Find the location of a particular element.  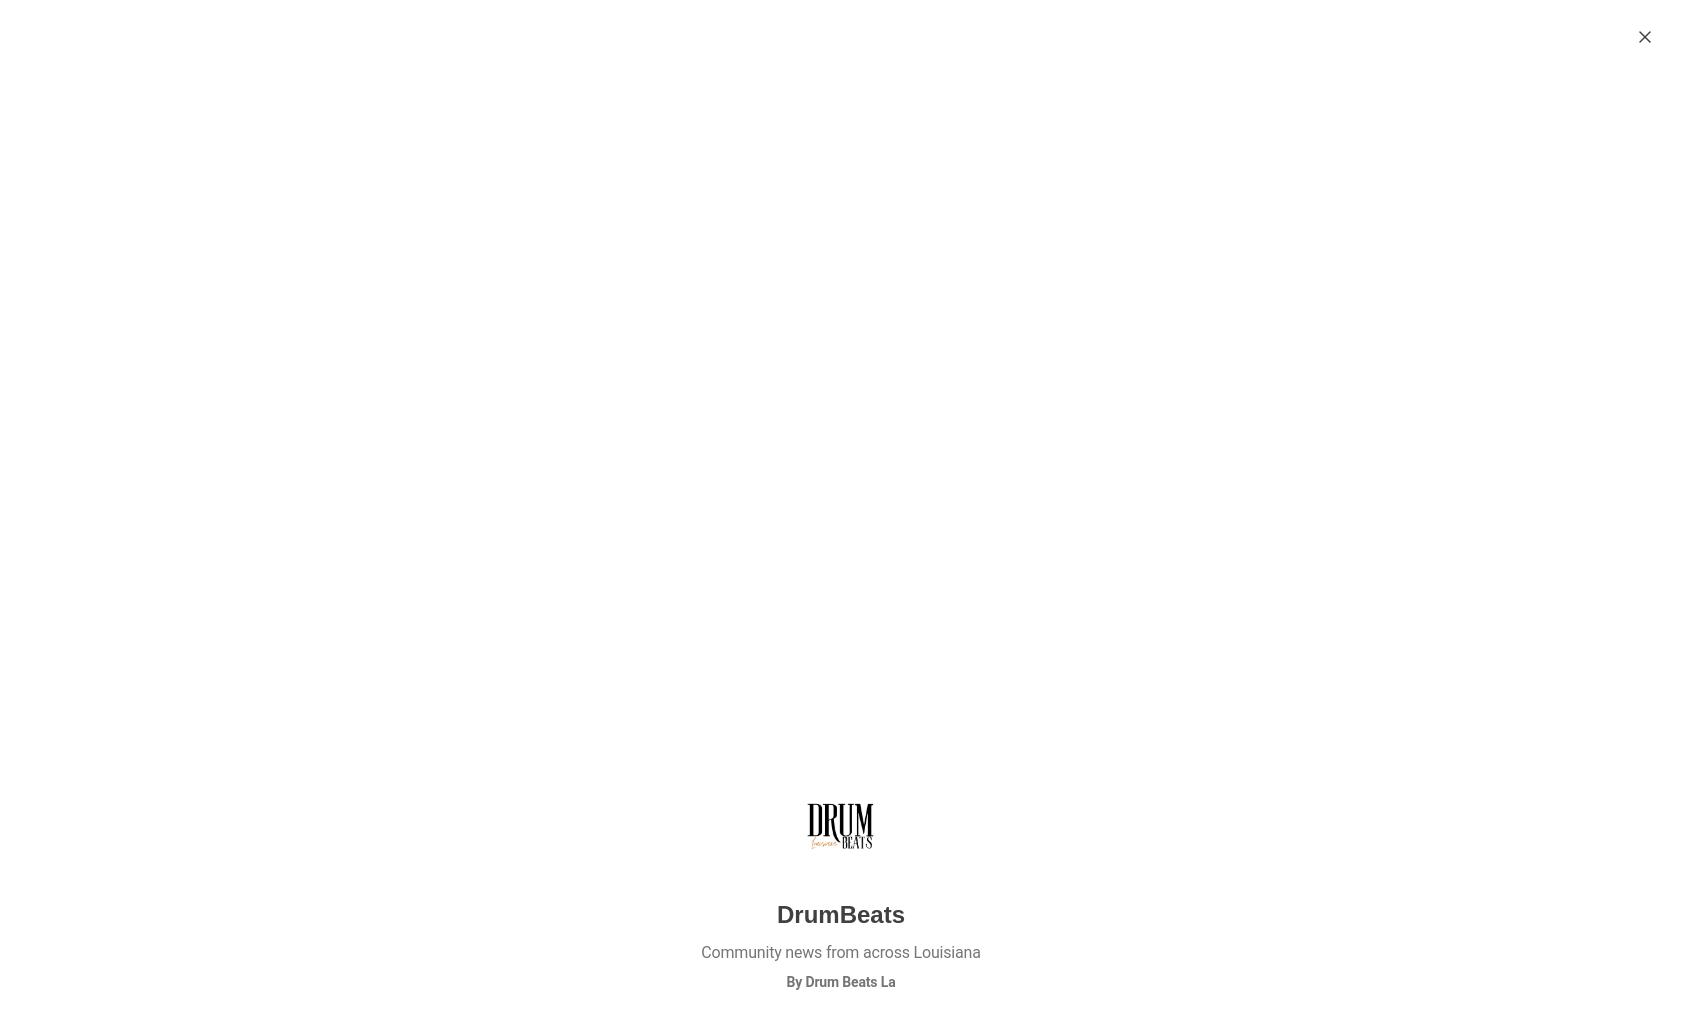

'Community news from across Louisiana' is located at coordinates (840, 951).